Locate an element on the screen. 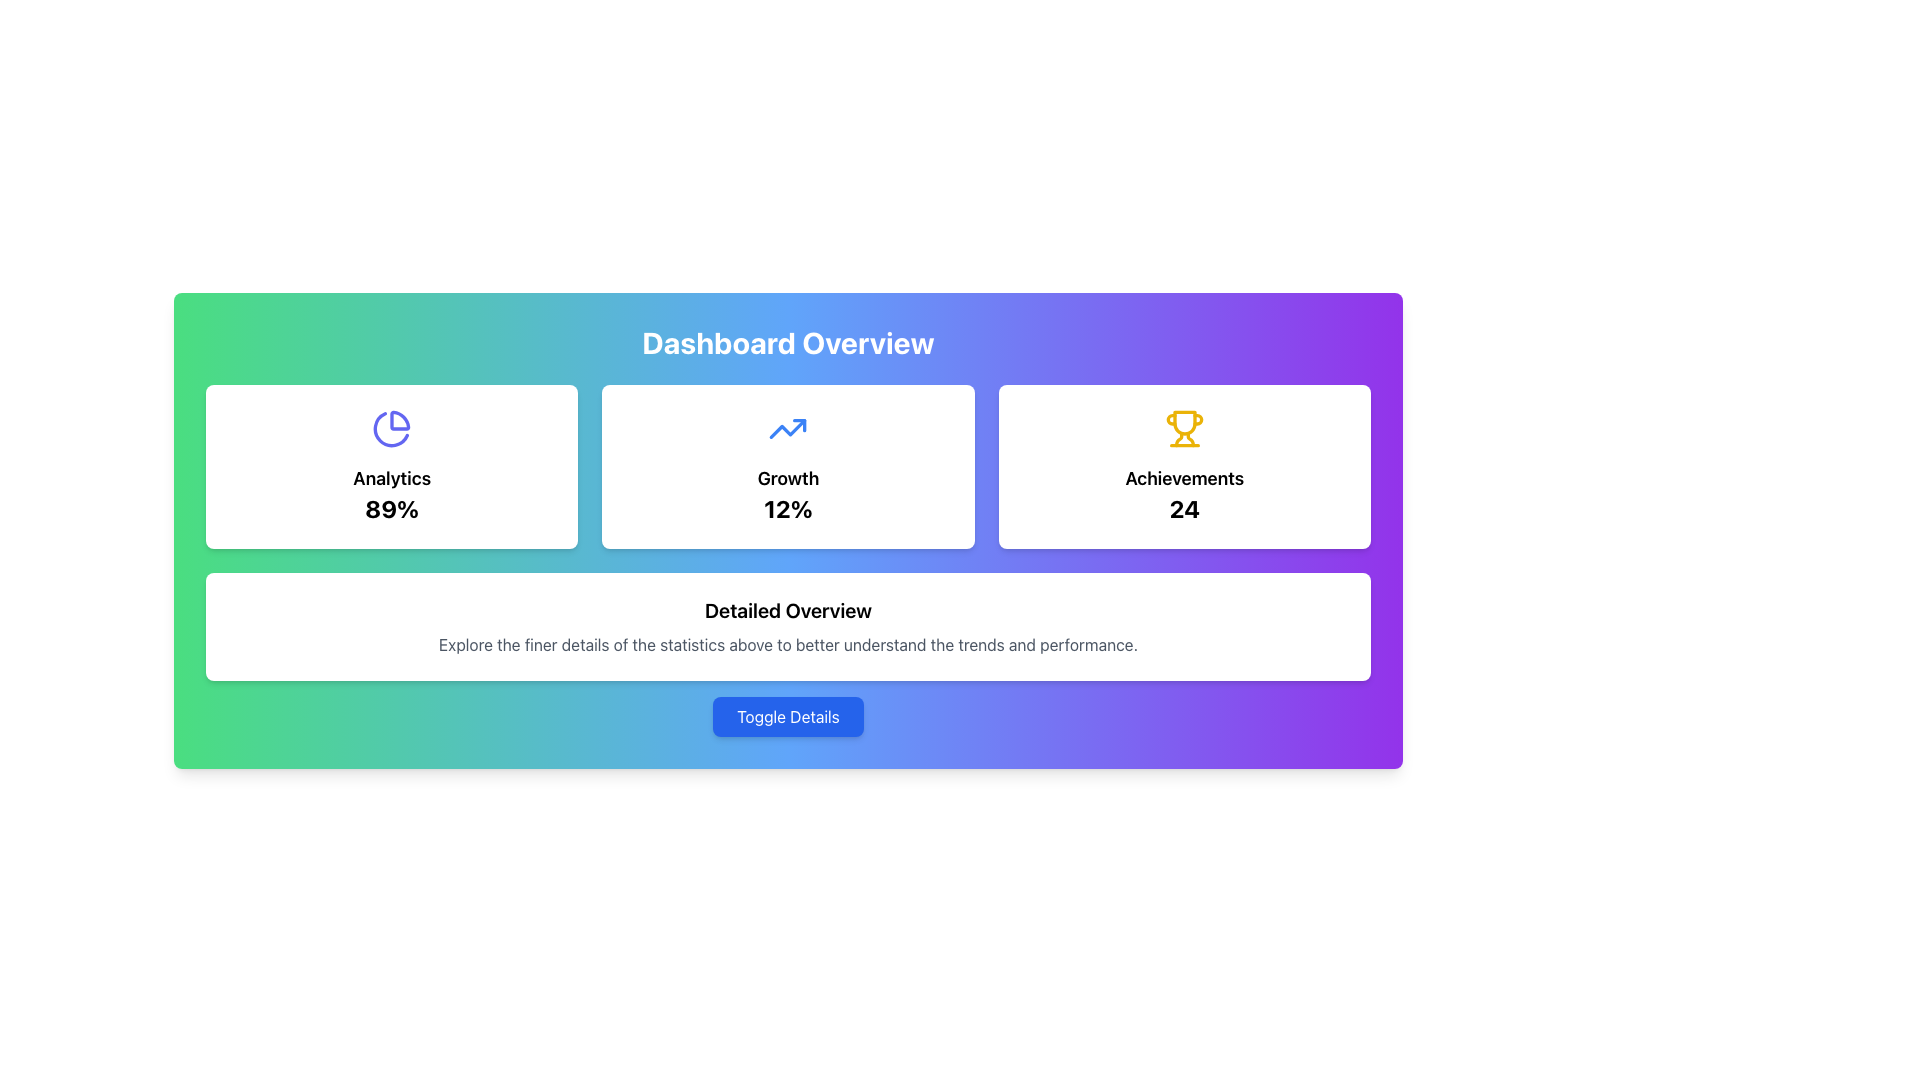 This screenshot has height=1080, width=1920. the leftmost Summary Card that displays 'Analytics' and '89%', featuring a pie chart icon in indigo color is located at coordinates (392, 466).